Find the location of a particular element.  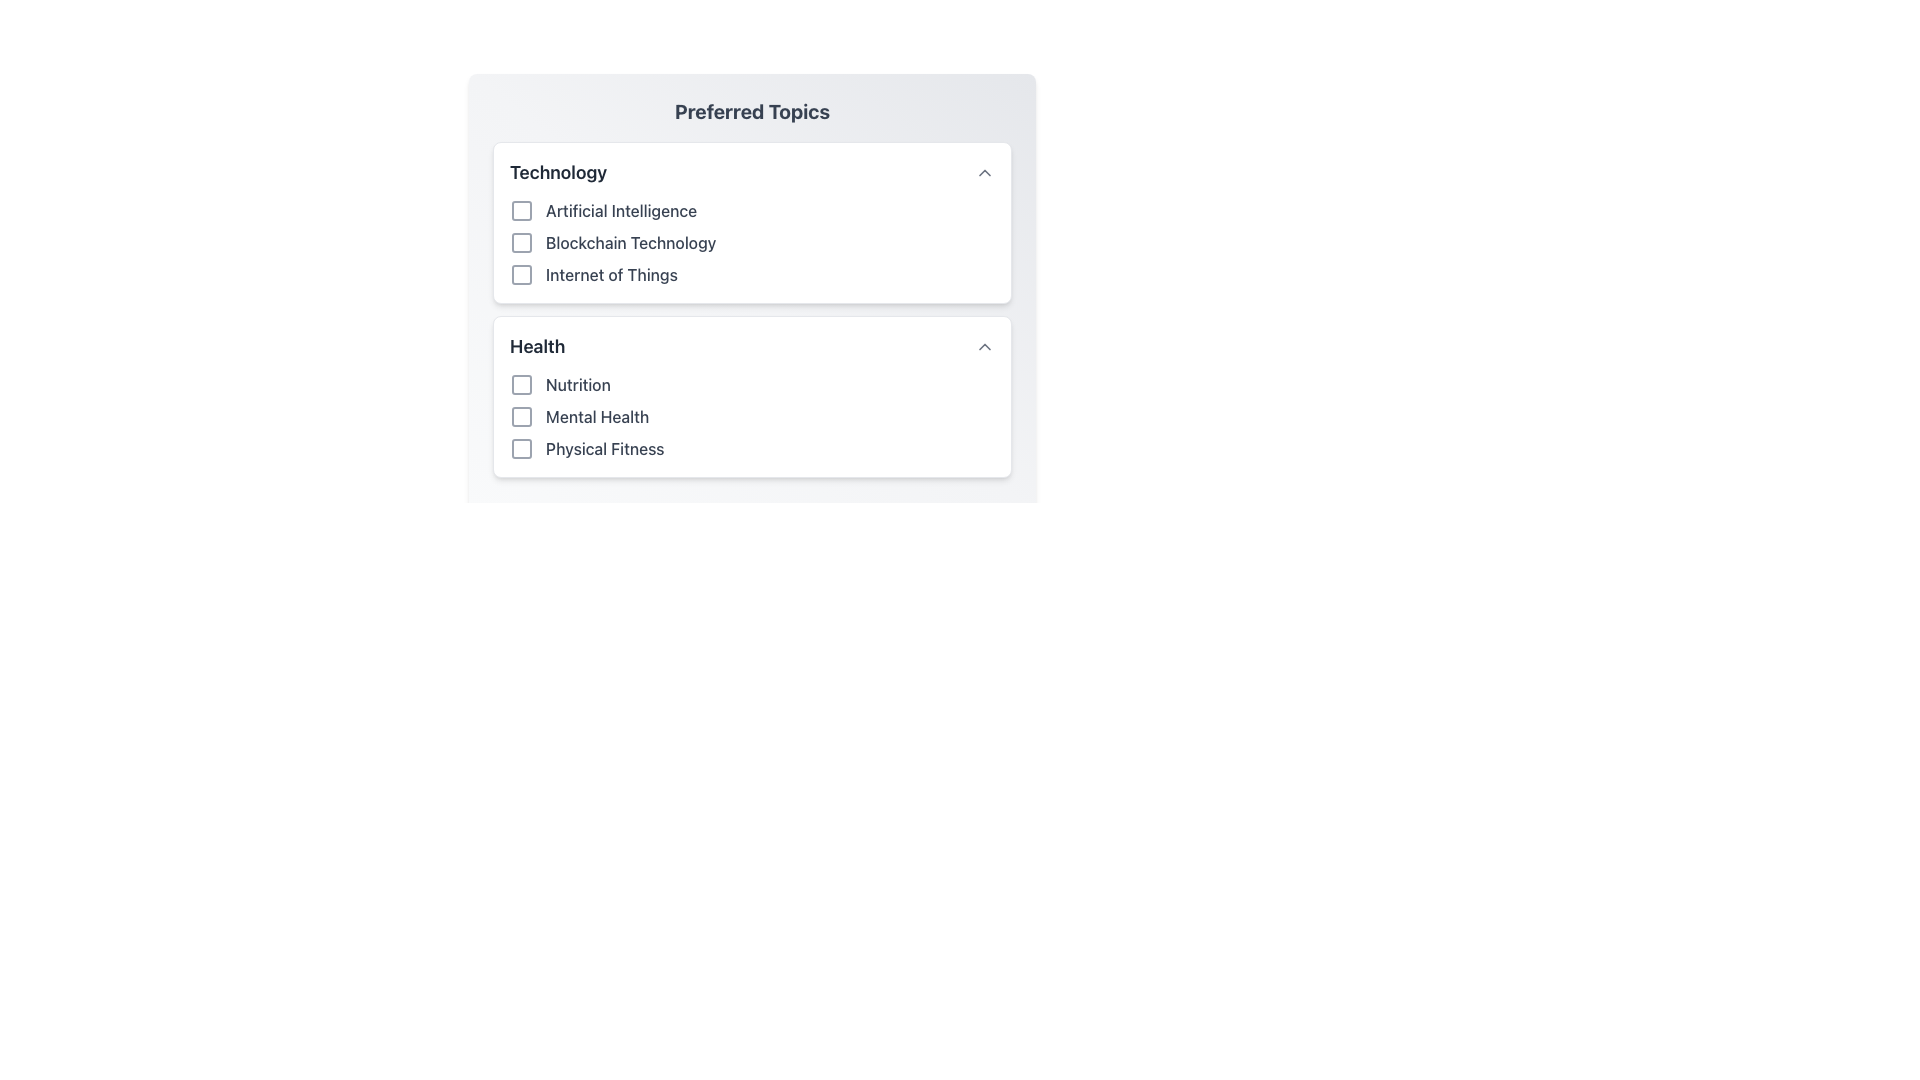

the checkbox labeled 'Artificial Intelligence' located in the 'Technology' section, the first item in the vertical list is located at coordinates (751, 211).